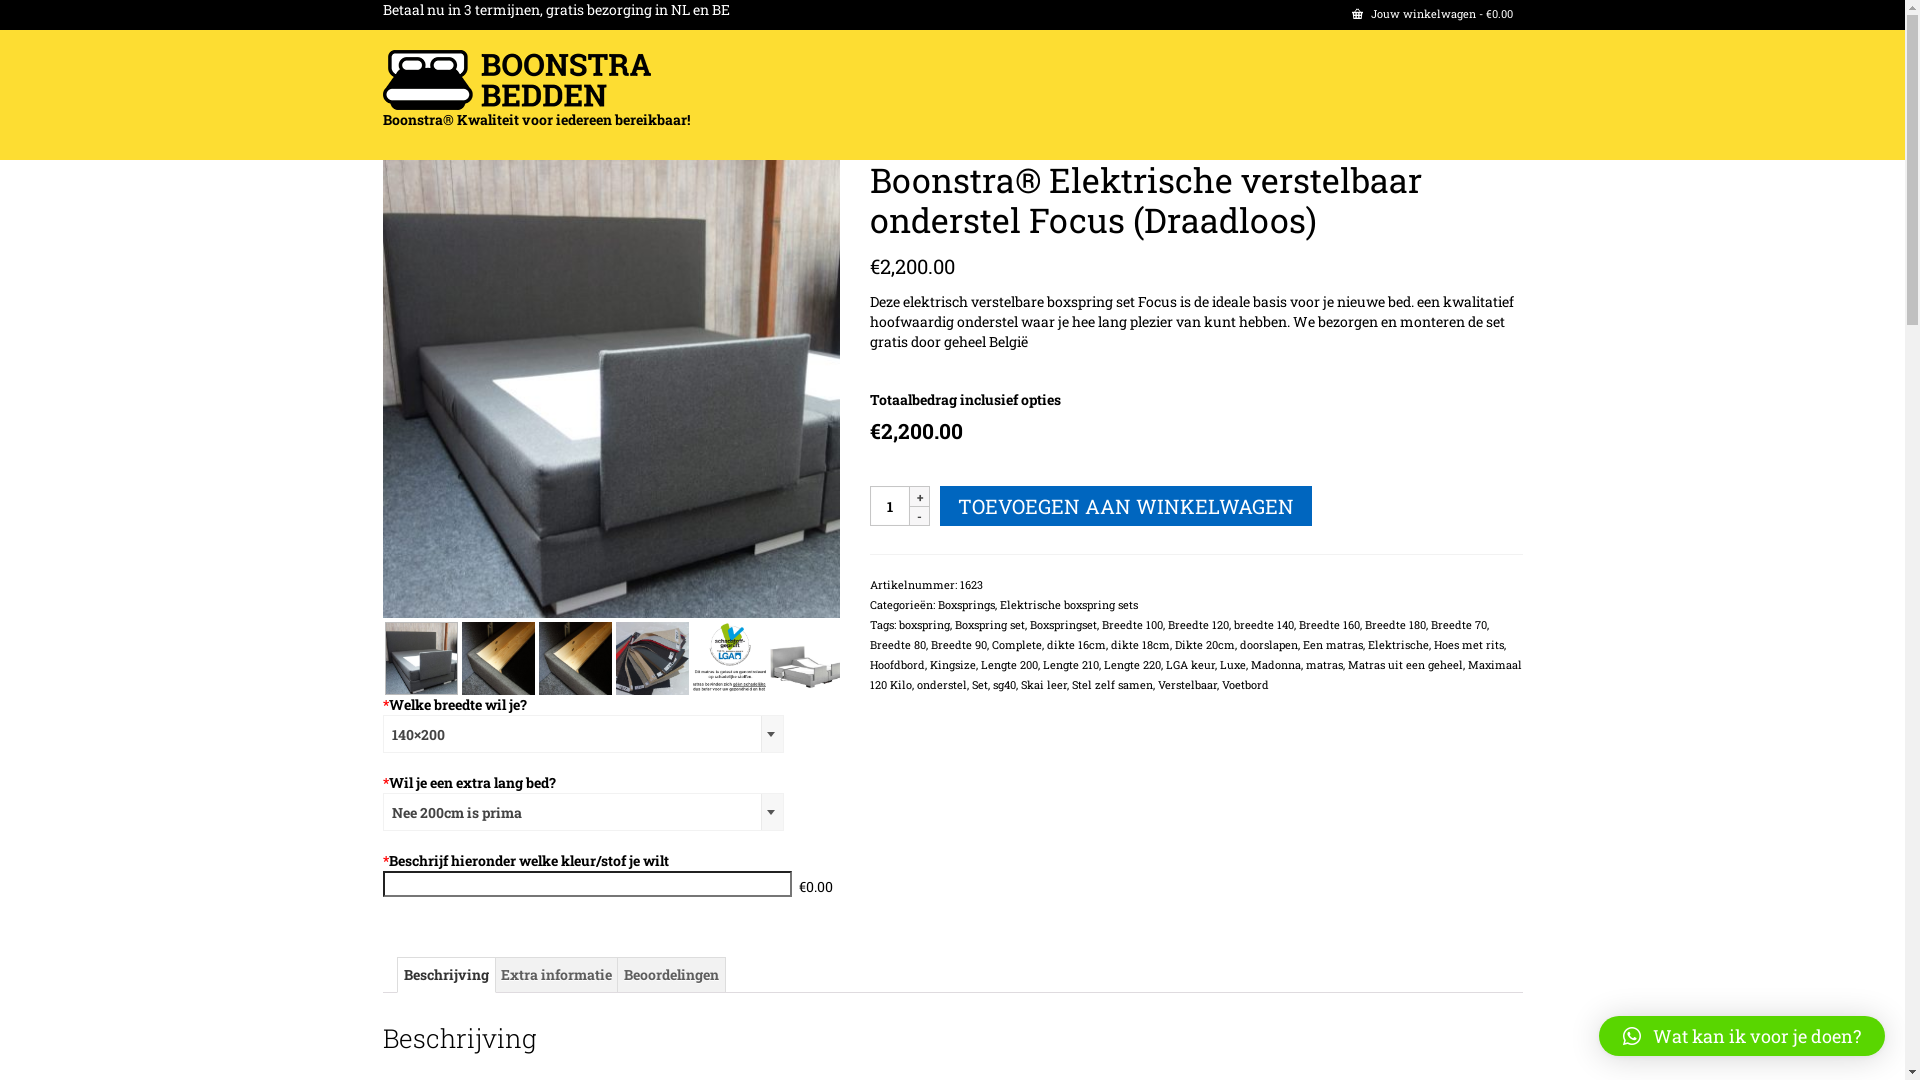  Describe the element at coordinates (609, 389) in the screenshot. I see `'DSC04525'` at that location.